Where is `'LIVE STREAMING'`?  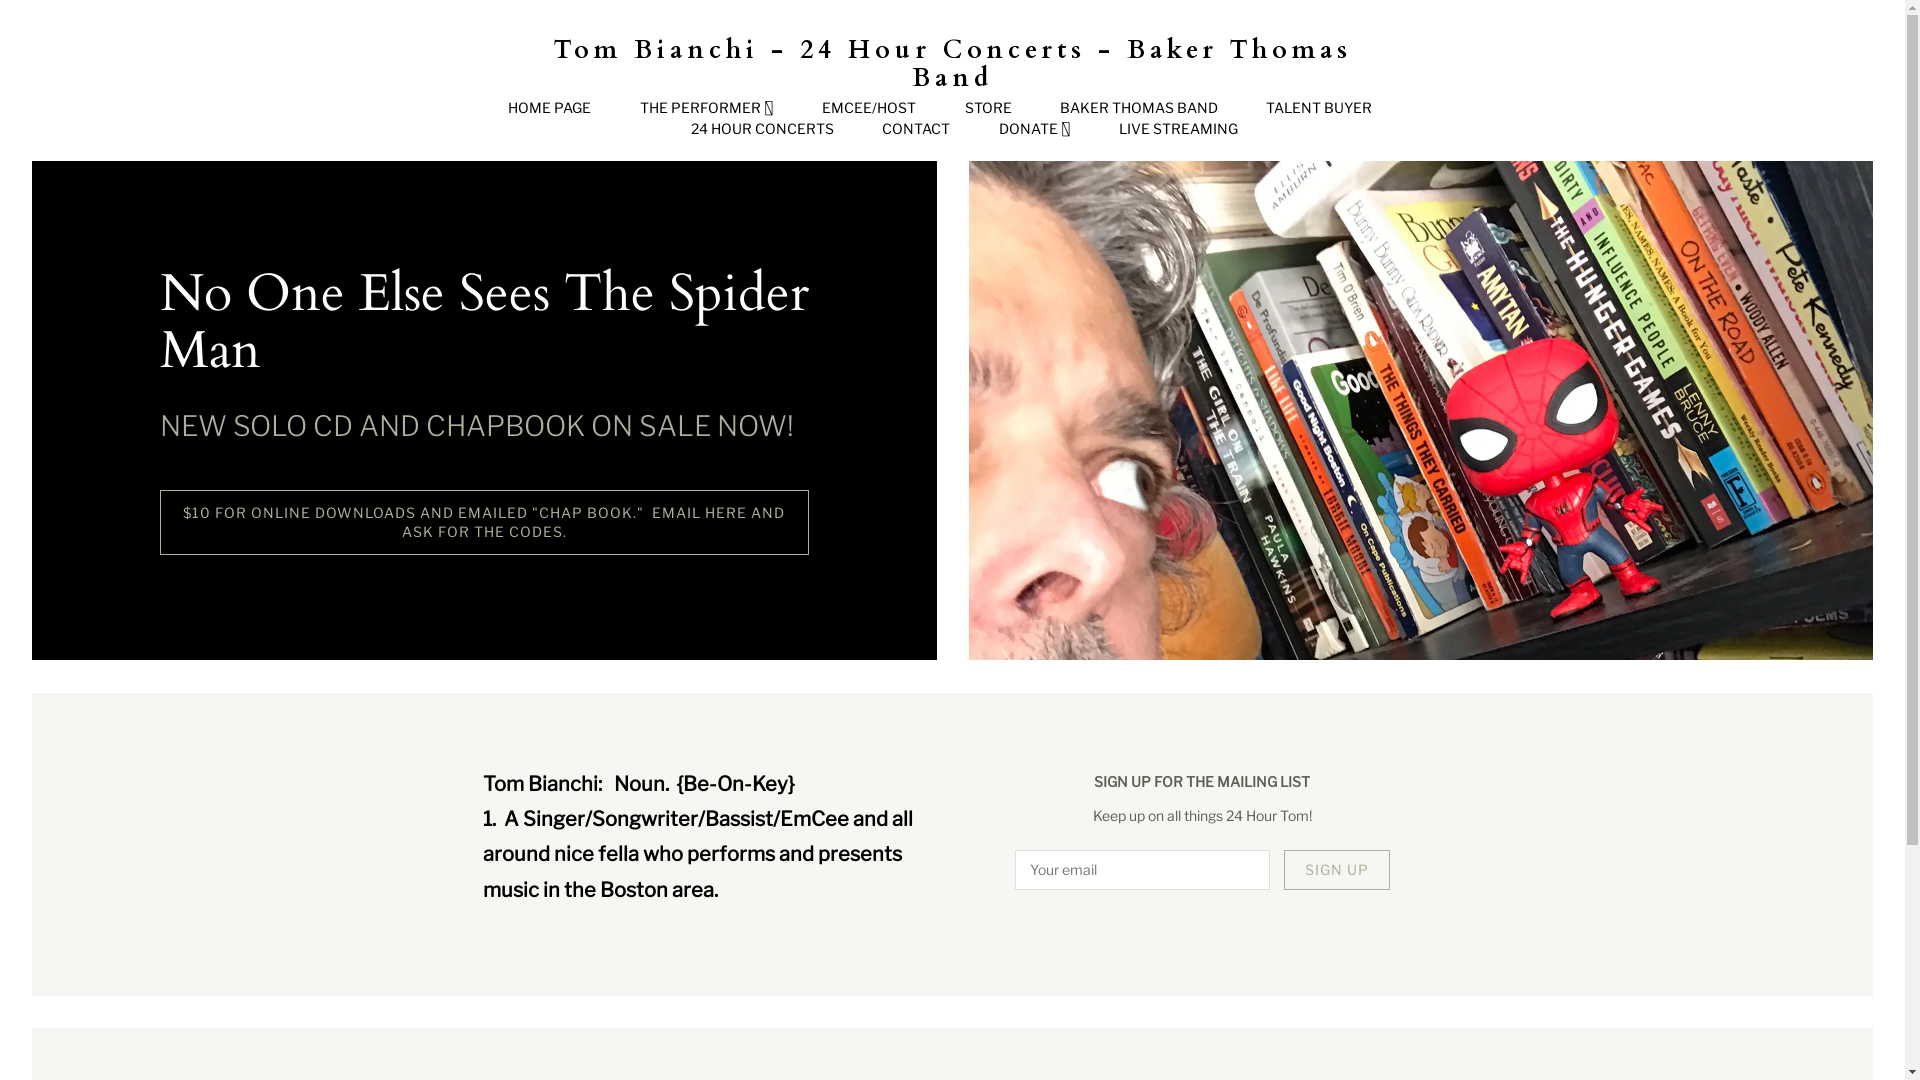 'LIVE STREAMING' is located at coordinates (1178, 128).